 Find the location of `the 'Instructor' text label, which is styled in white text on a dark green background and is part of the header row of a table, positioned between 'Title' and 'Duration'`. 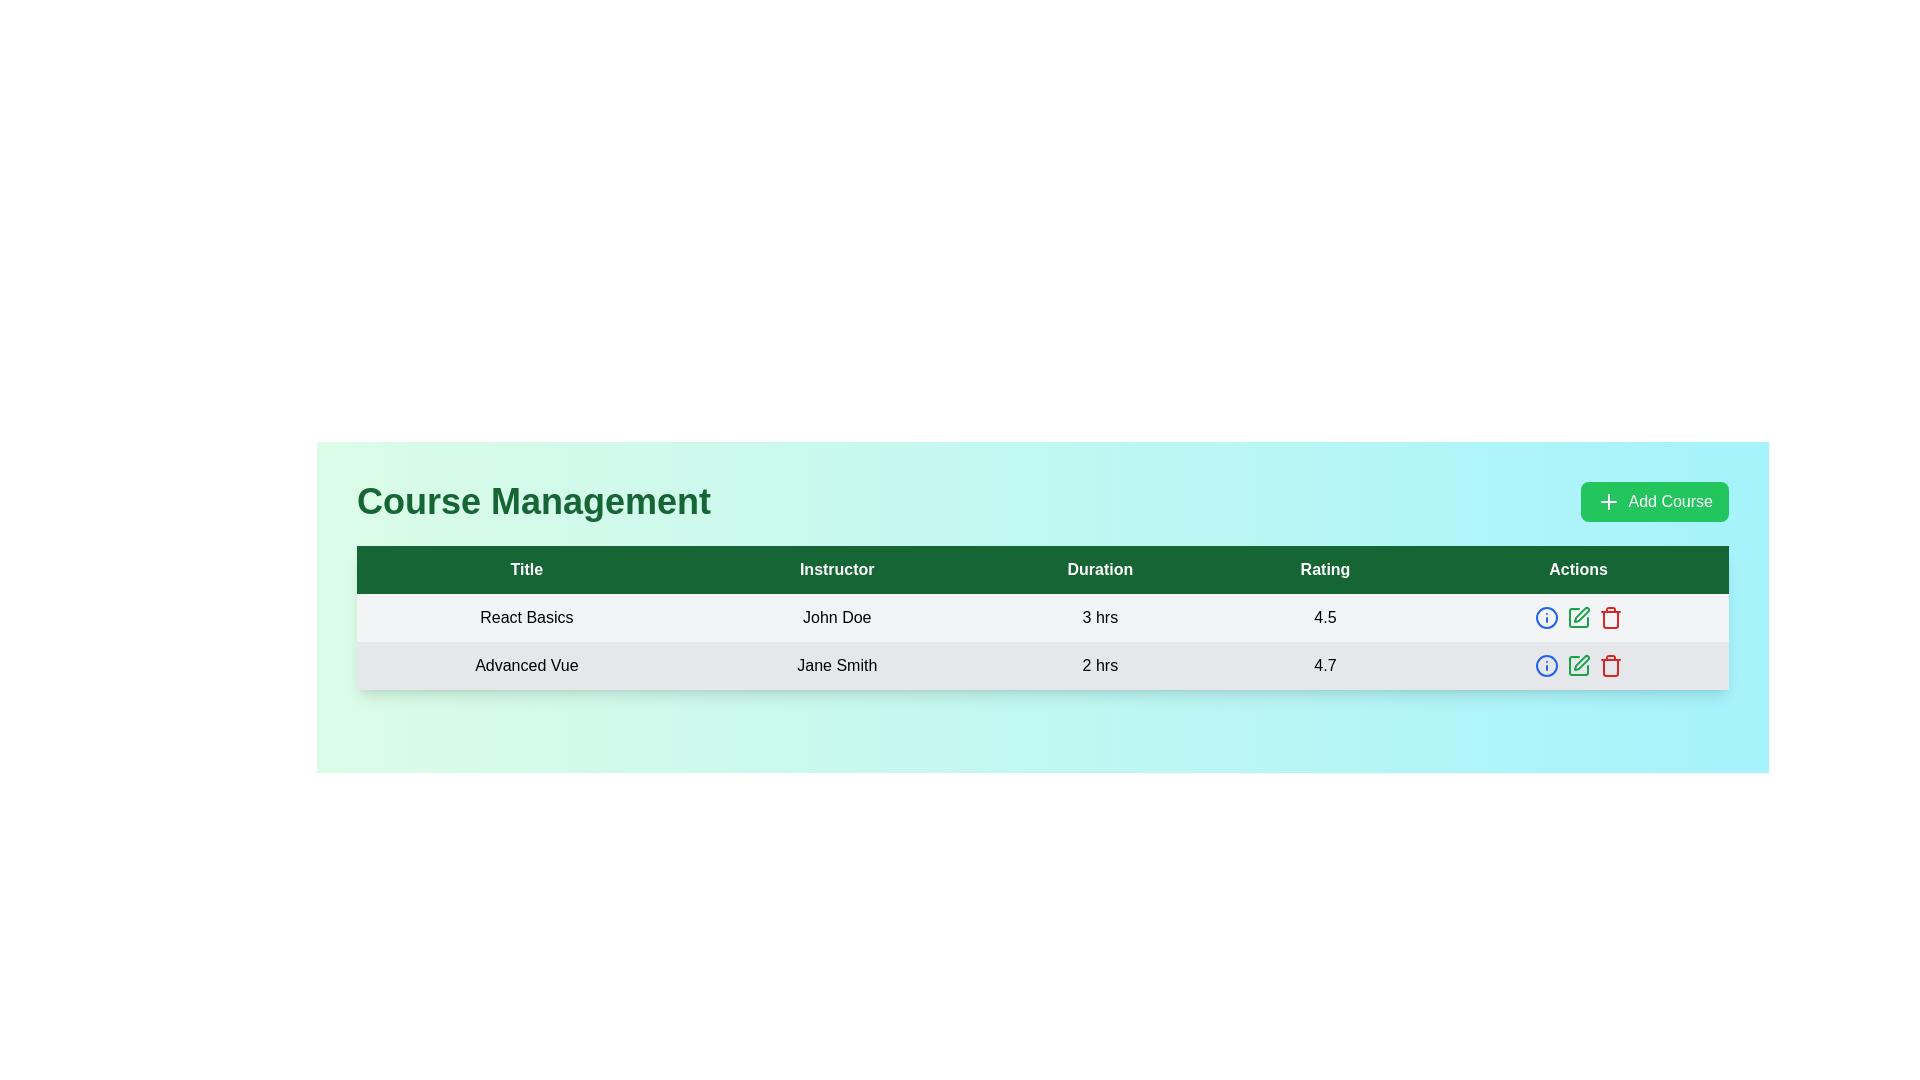

the 'Instructor' text label, which is styled in white text on a dark green background and is part of the header row of a table, positioned between 'Title' and 'Duration' is located at coordinates (837, 570).